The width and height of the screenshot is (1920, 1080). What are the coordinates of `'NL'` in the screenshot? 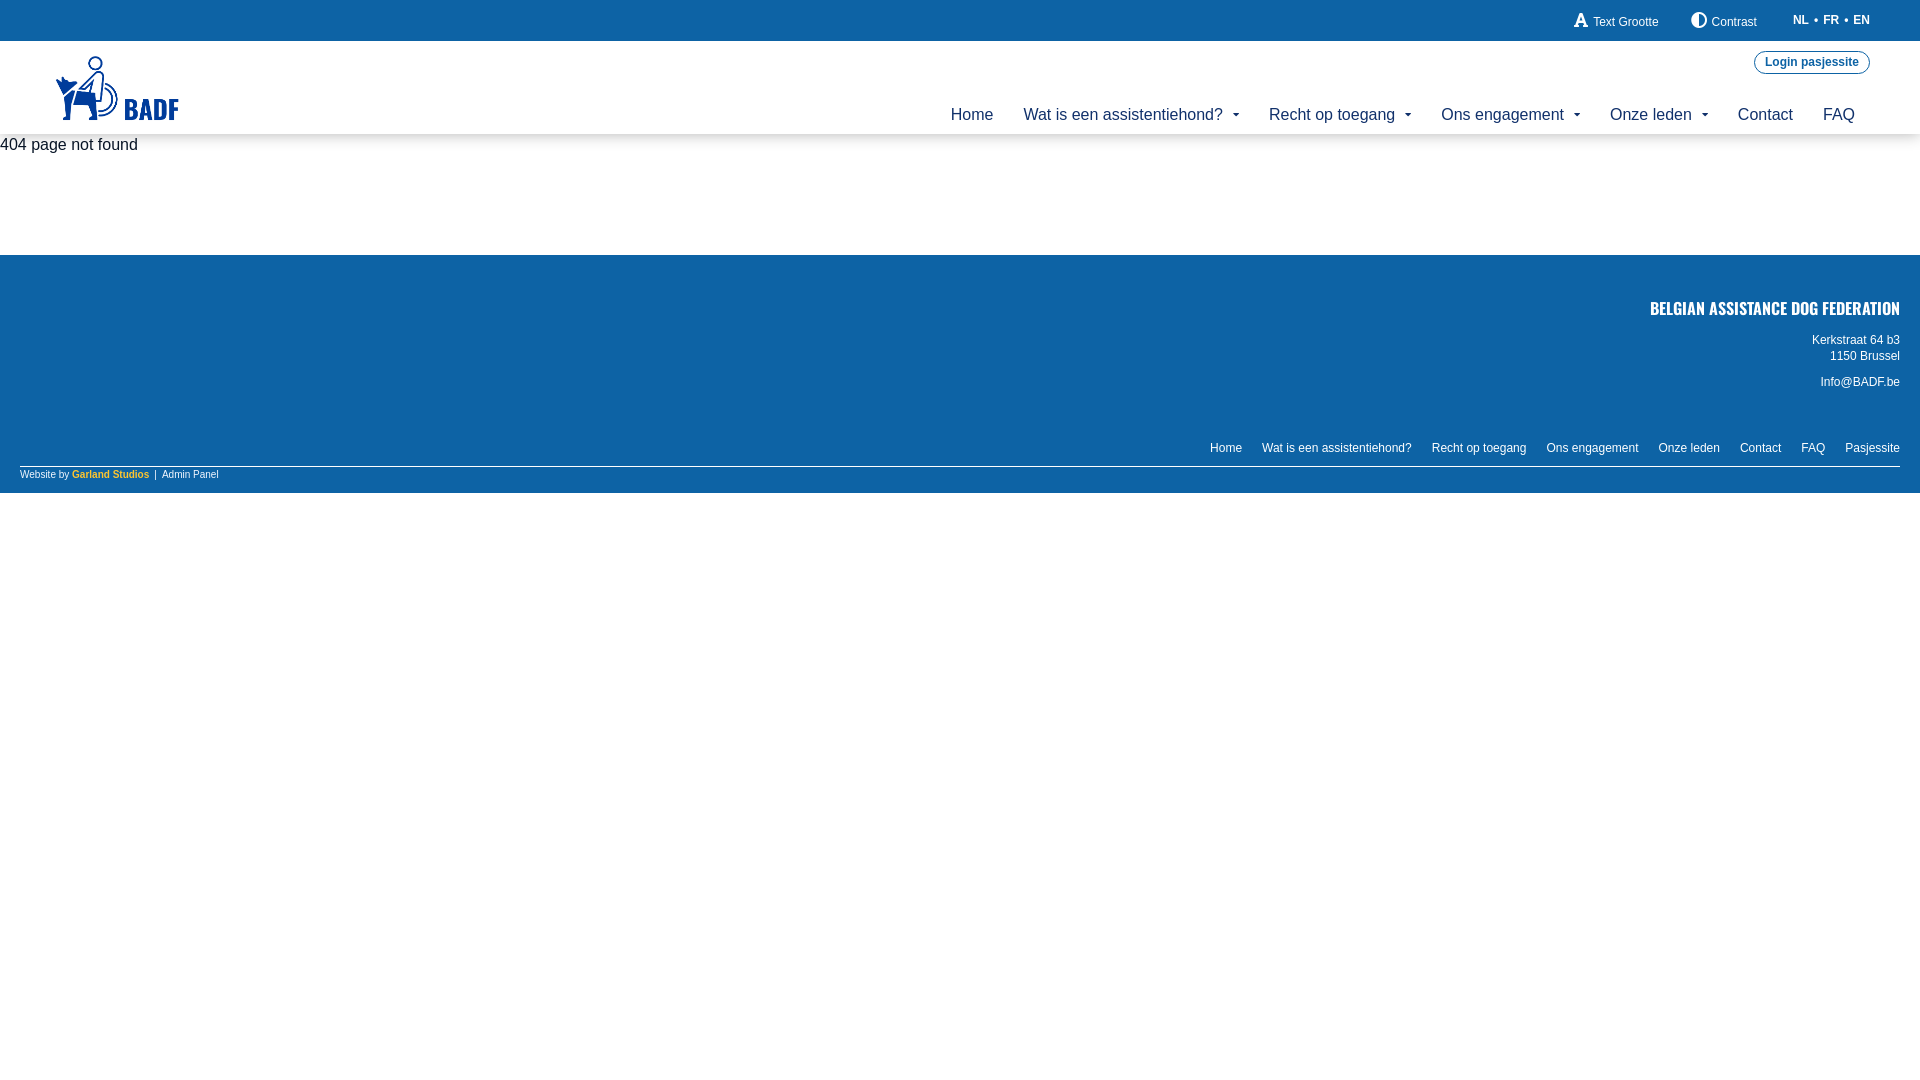 It's located at (1800, 19).